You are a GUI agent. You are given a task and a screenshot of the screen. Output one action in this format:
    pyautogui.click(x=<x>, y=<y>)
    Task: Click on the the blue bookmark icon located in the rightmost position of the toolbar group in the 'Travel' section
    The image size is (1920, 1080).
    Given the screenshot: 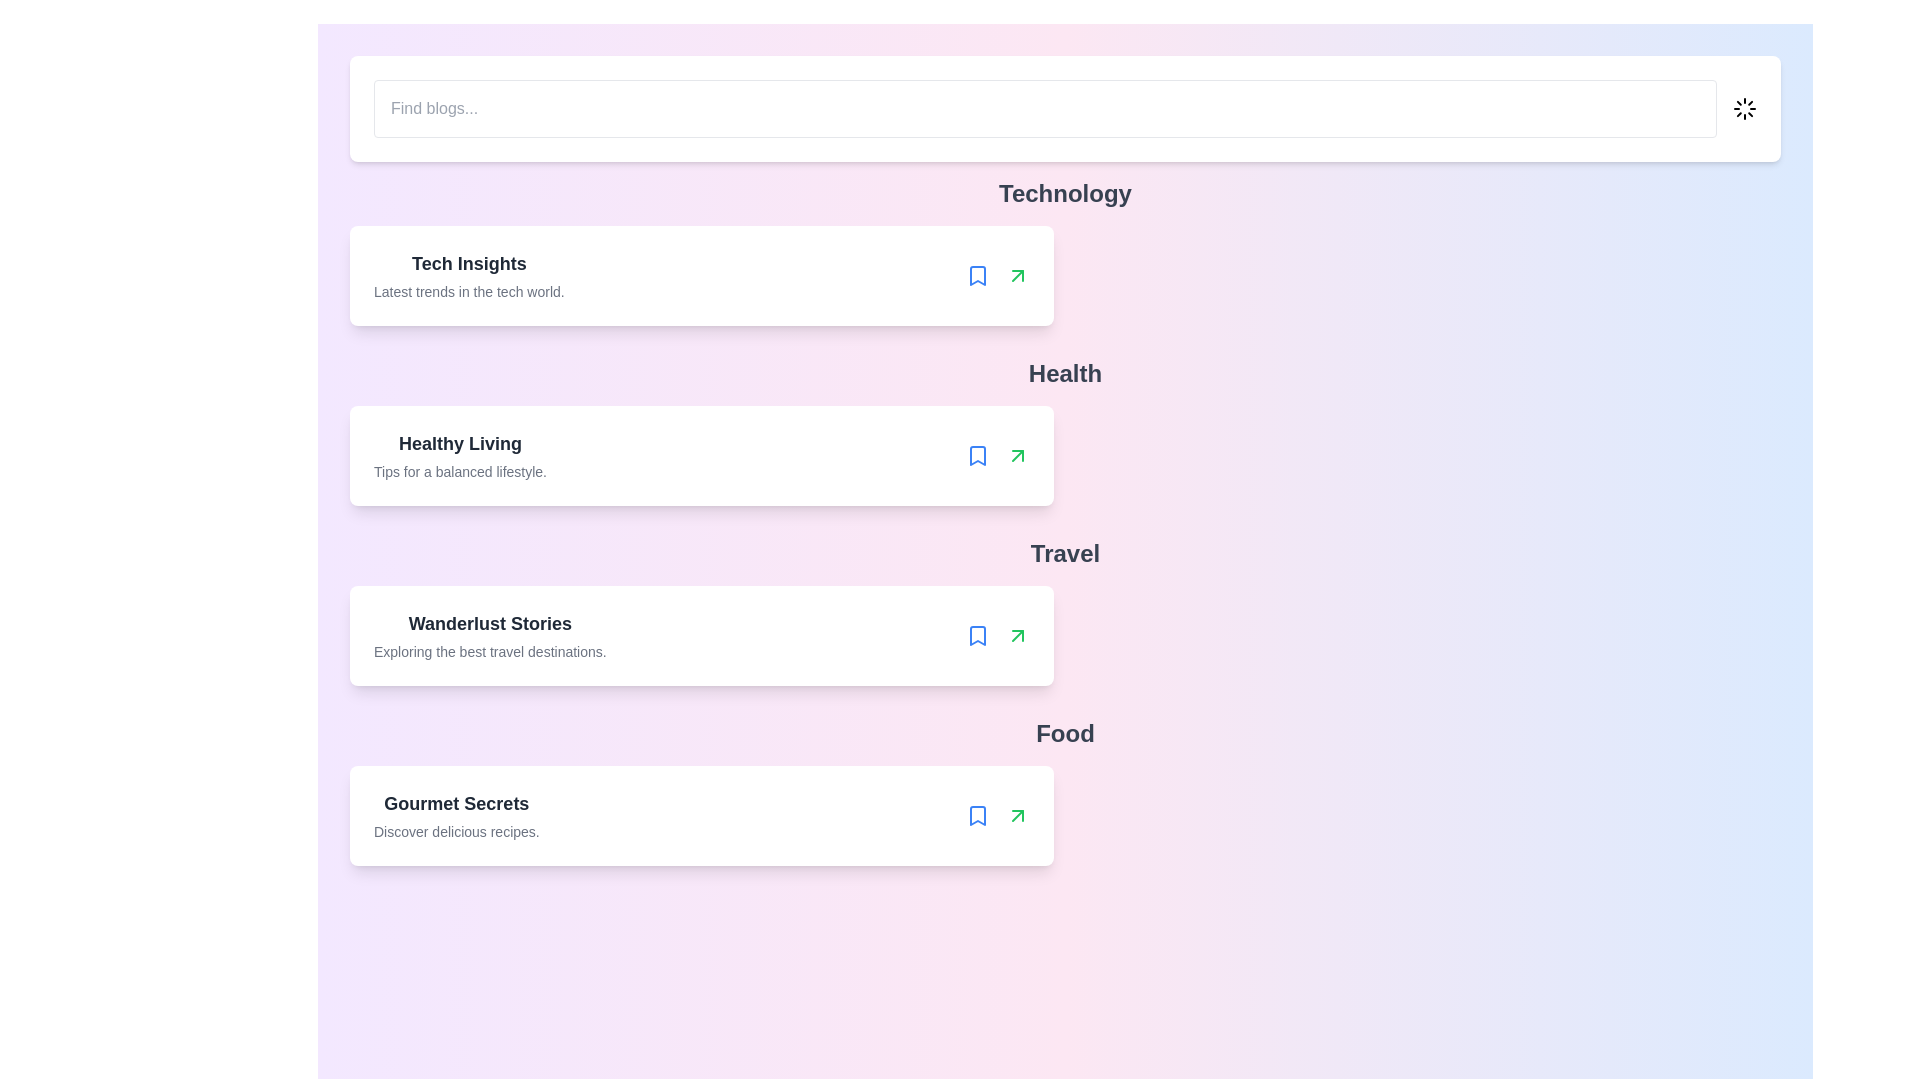 What is the action you would take?
    pyautogui.click(x=977, y=636)
    